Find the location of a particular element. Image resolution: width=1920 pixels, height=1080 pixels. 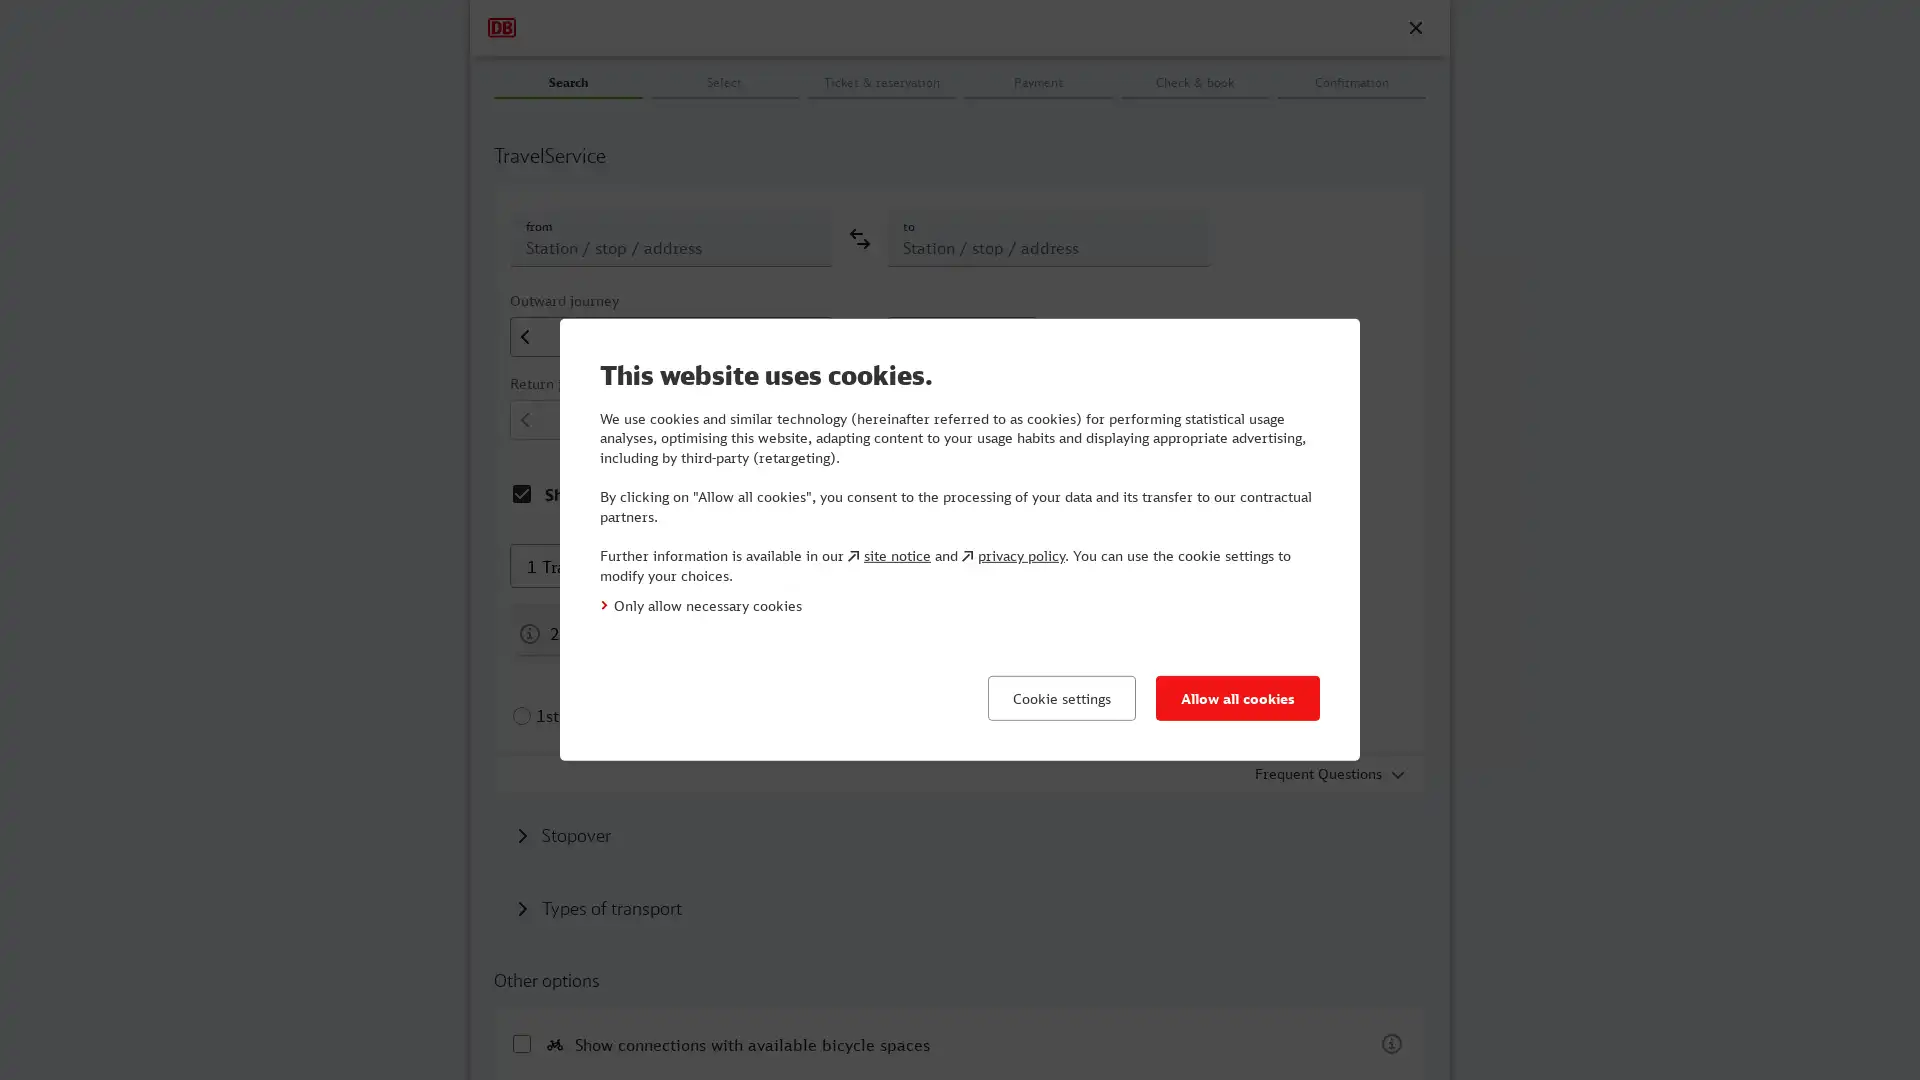

Change start and destination is located at coordinates (859, 237).